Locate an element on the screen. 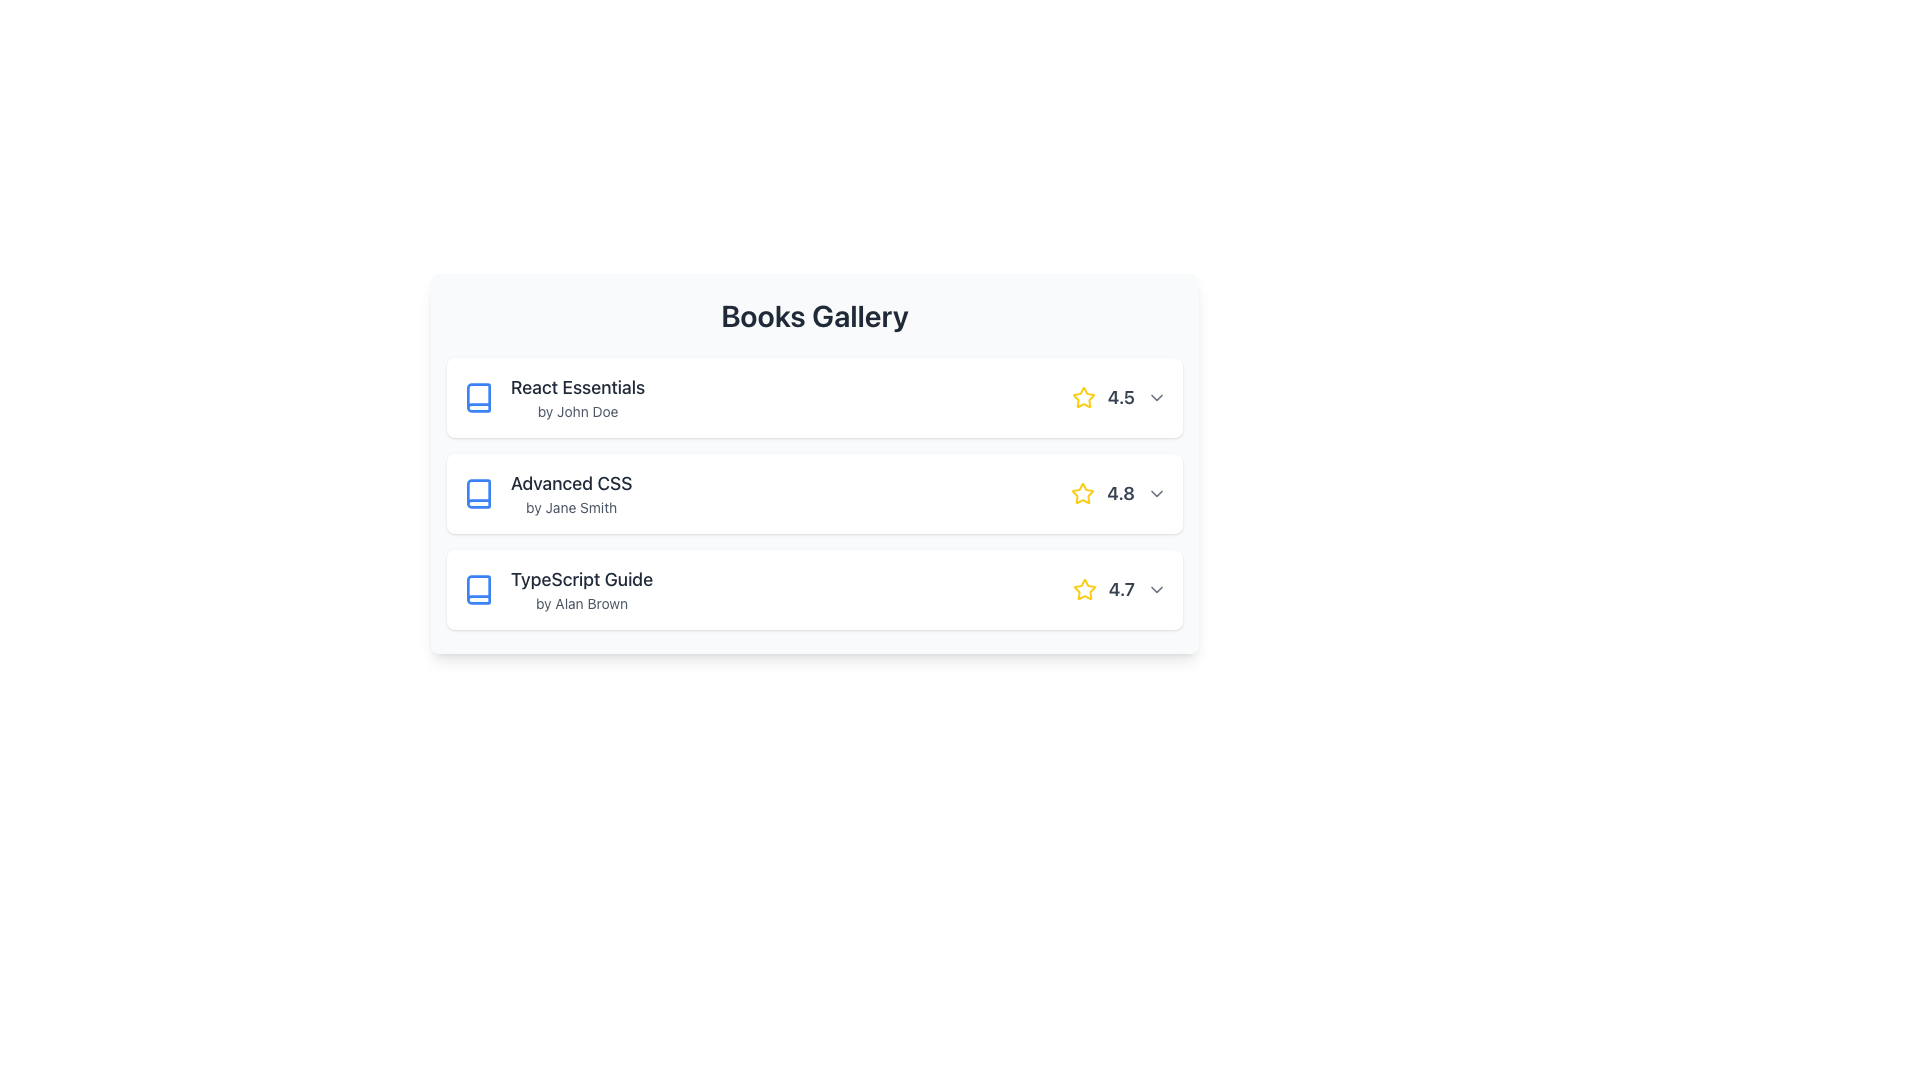 This screenshot has height=1080, width=1920. the static text element representing the rating score for the associated book entry, positioned directly to the right of a star icon in the vertical list is located at coordinates (1121, 589).